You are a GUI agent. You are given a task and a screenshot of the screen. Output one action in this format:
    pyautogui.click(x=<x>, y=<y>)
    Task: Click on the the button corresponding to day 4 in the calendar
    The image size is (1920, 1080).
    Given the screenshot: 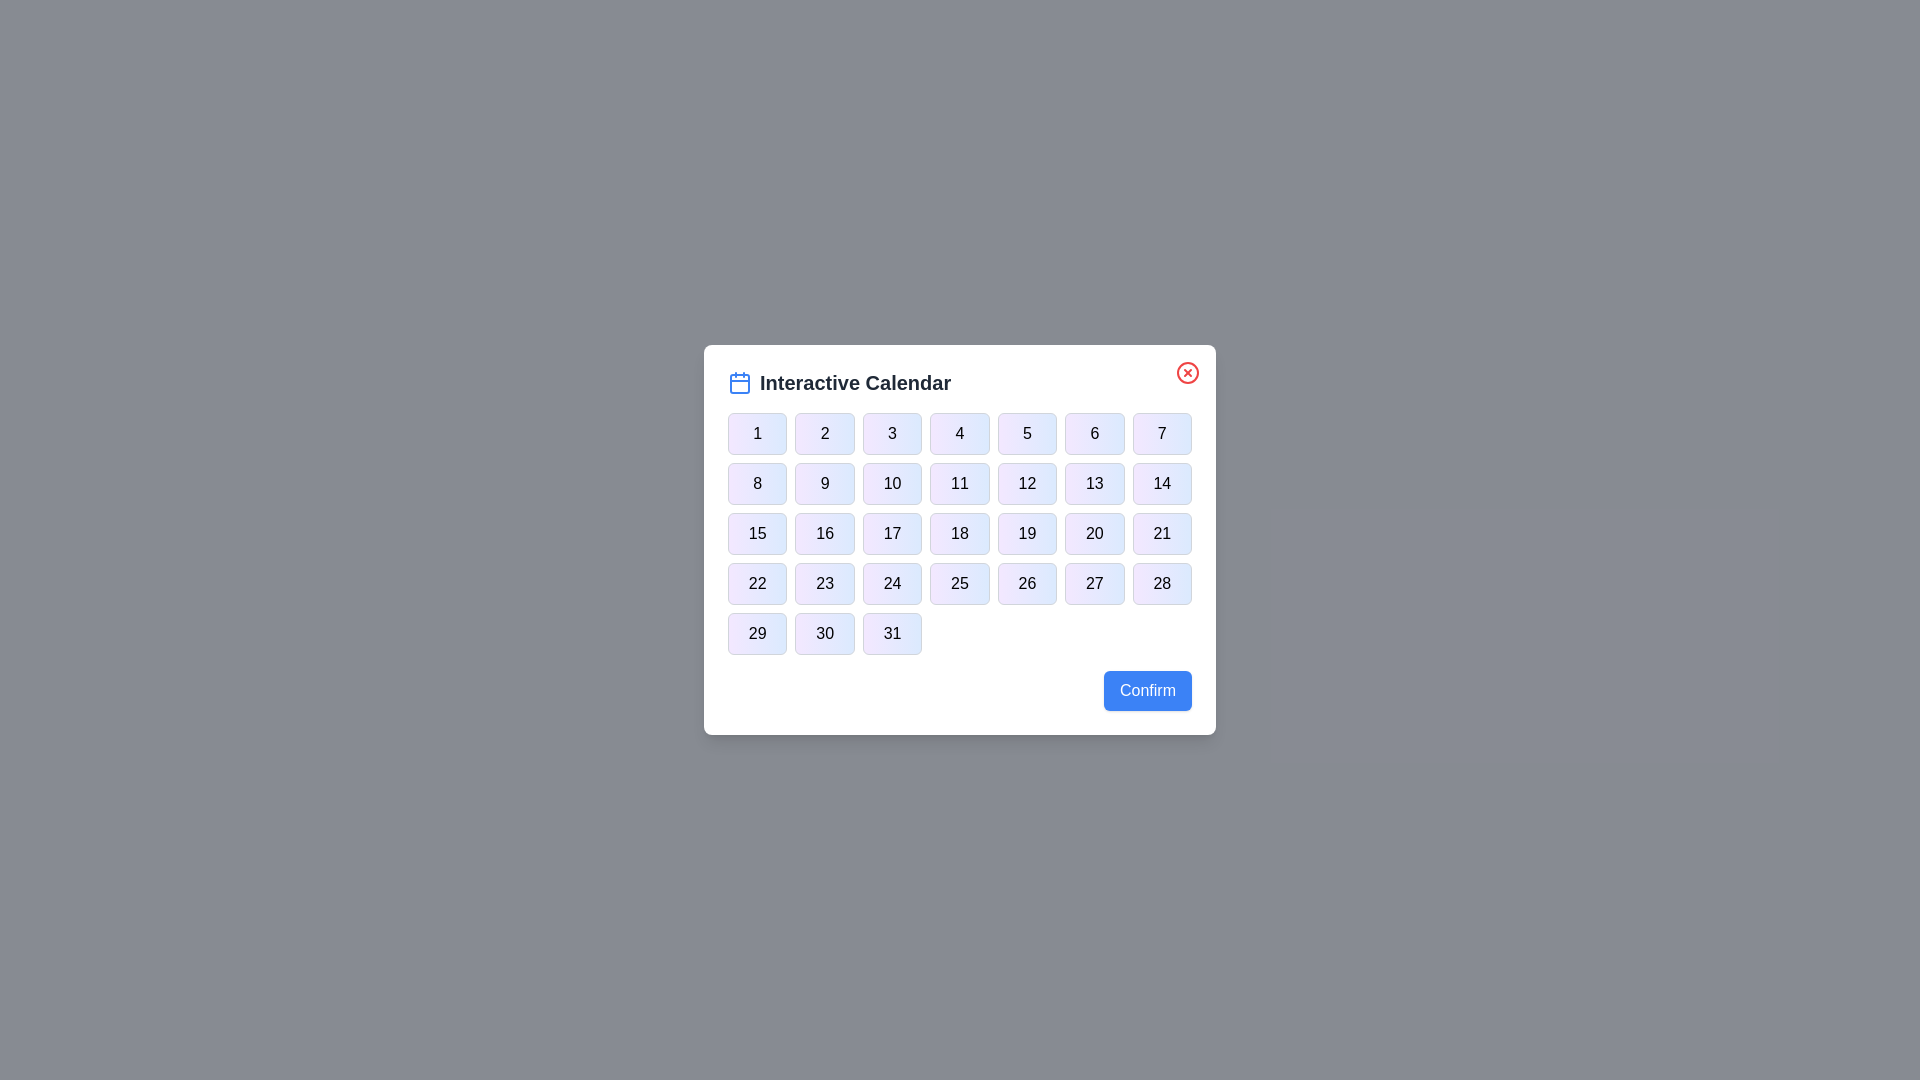 What is the action you would take?
    pyautogui.click(x=960, y=433)
    